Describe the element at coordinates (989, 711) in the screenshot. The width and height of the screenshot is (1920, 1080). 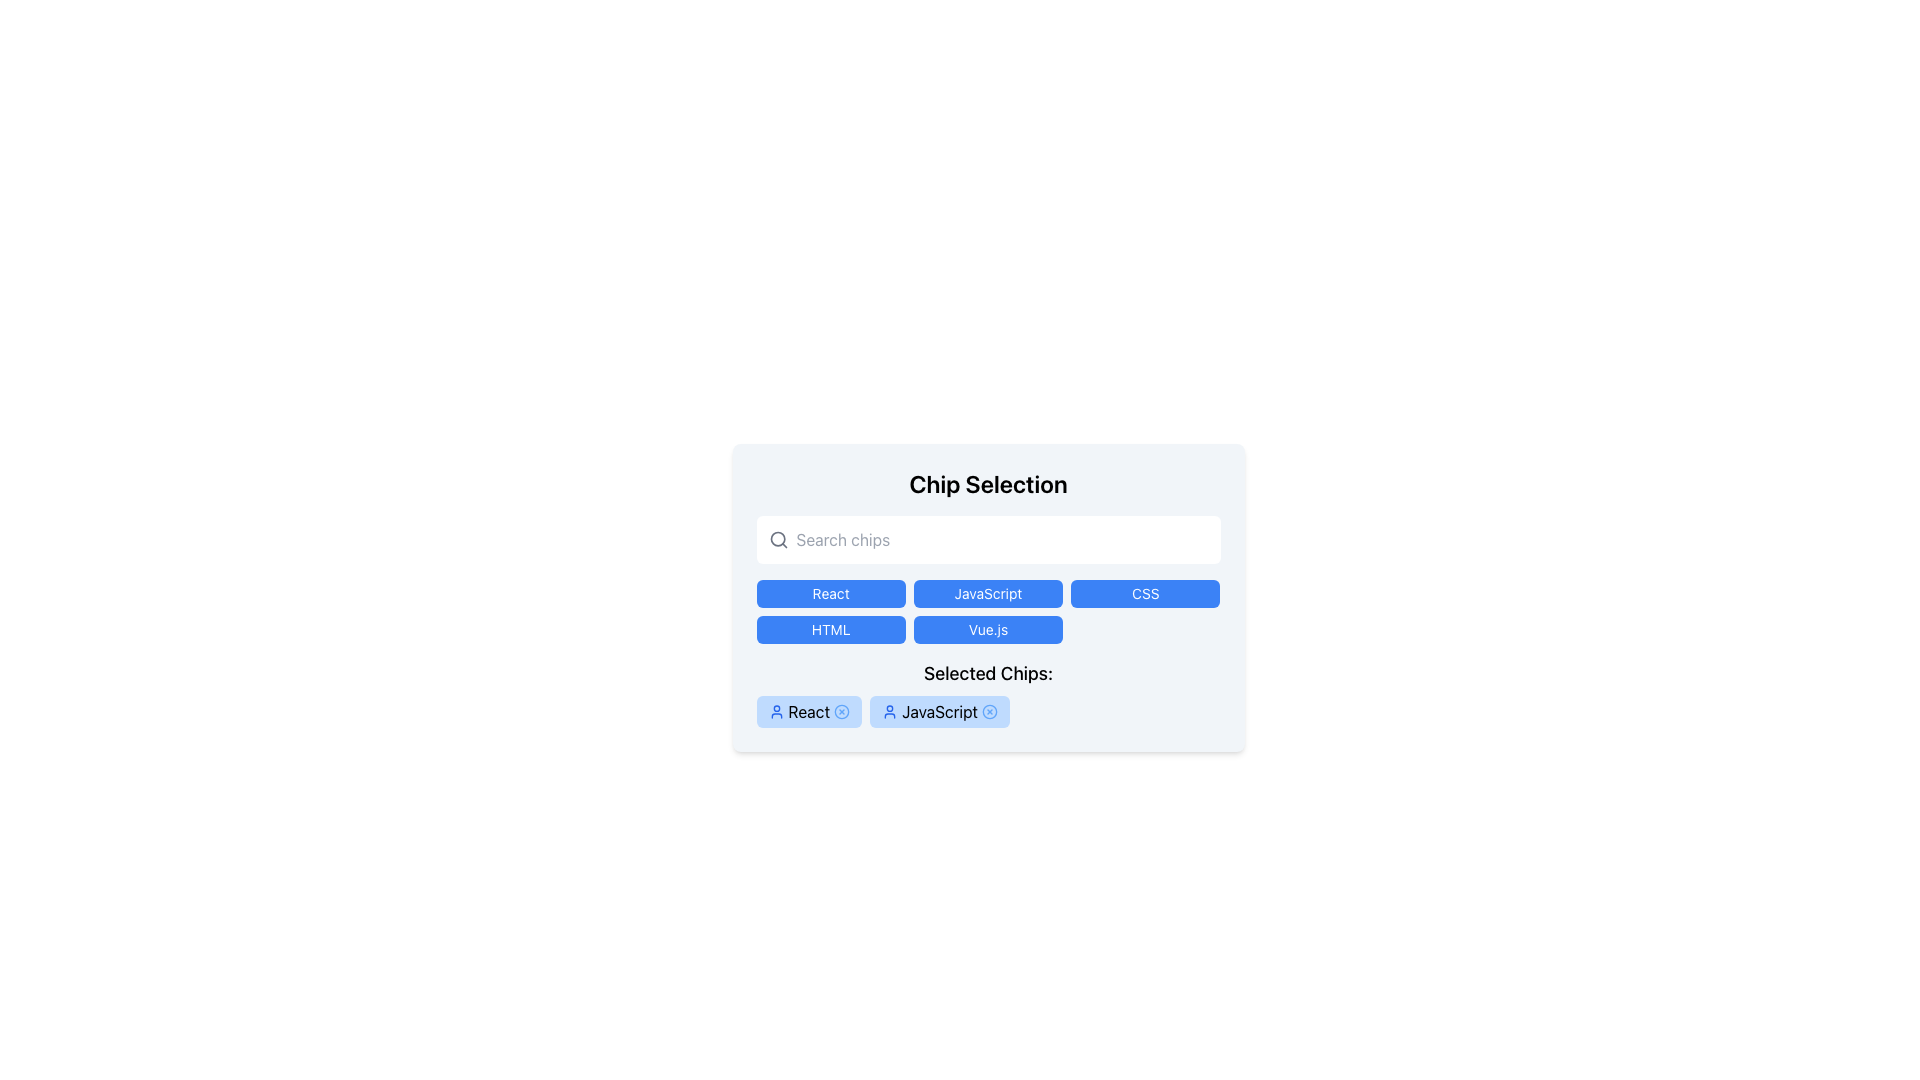
I see `the close icon button located at the end of the 'JavaScript' chip in the 'Selected Chips' section to trigger a tooltip or visual indication` at that location.